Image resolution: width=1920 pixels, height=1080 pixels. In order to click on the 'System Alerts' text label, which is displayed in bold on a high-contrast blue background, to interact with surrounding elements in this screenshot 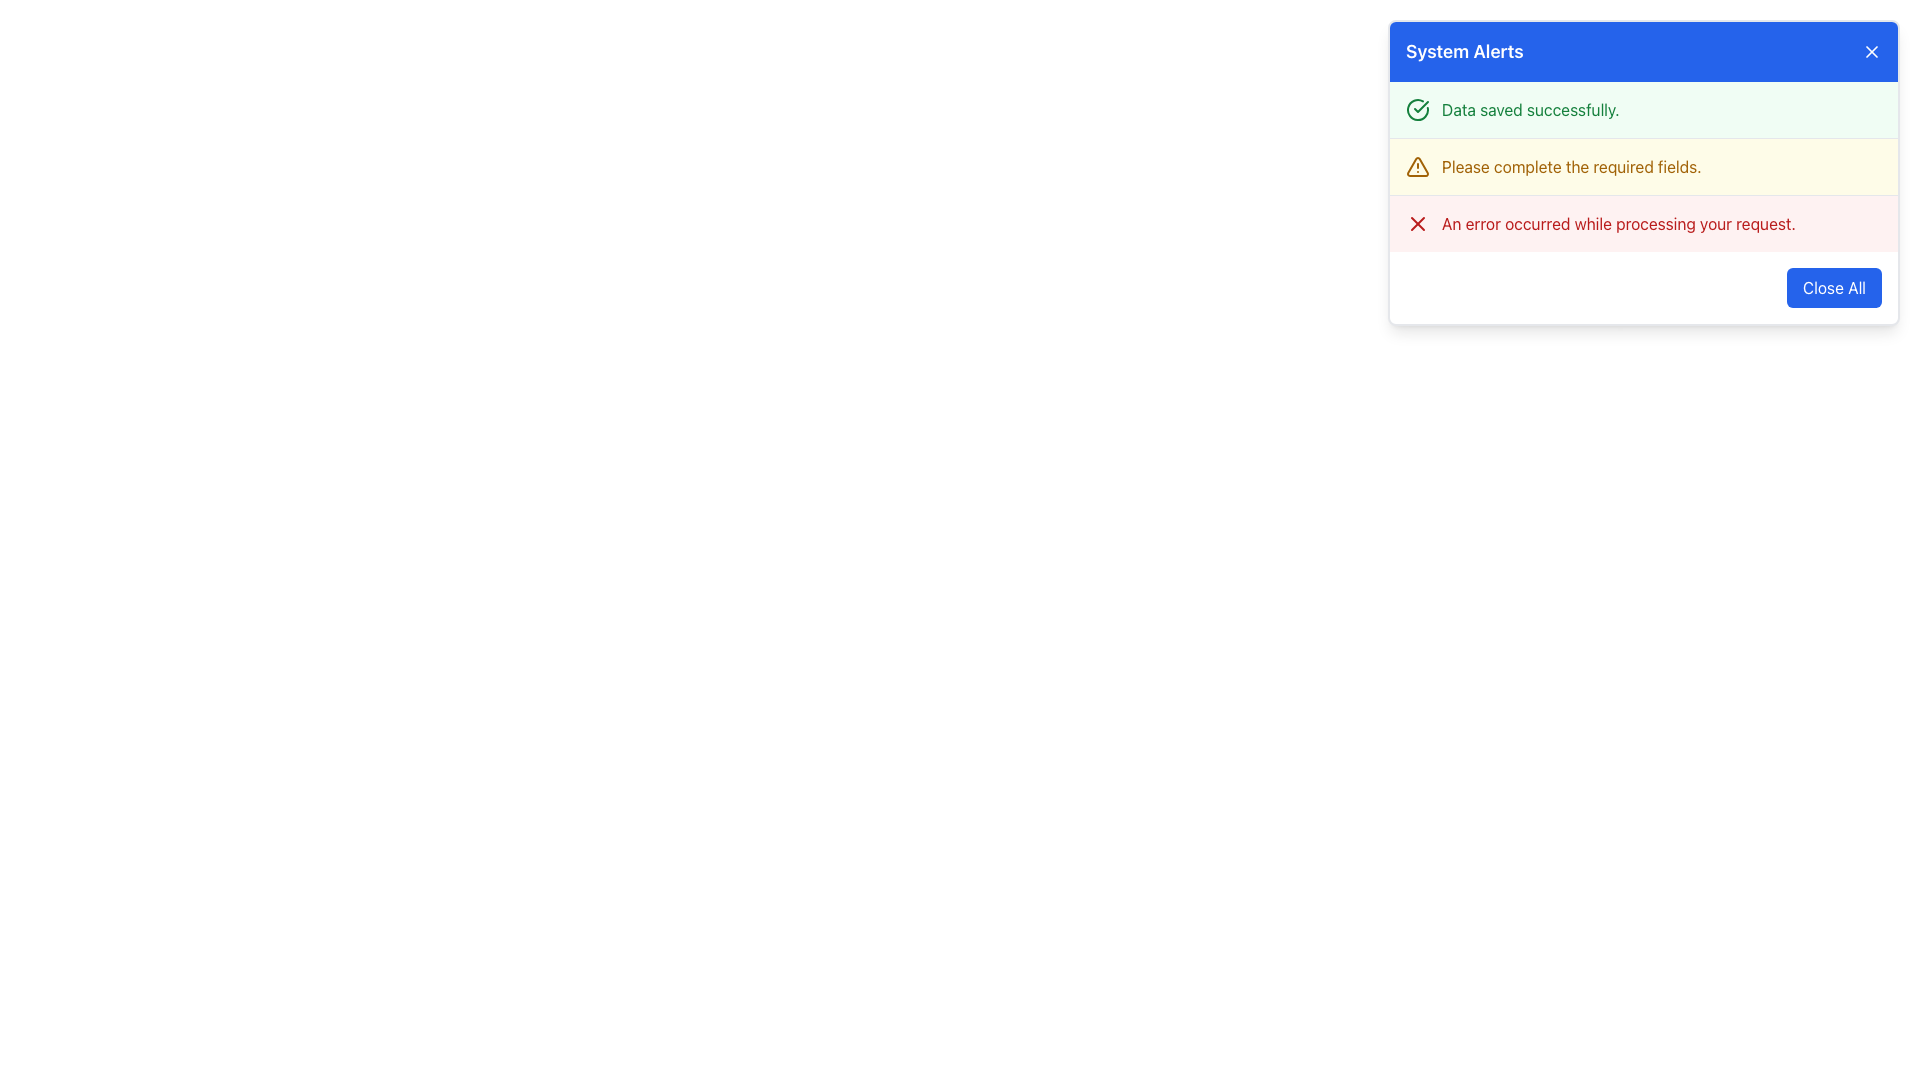, I will do `click(1464, 50)`.